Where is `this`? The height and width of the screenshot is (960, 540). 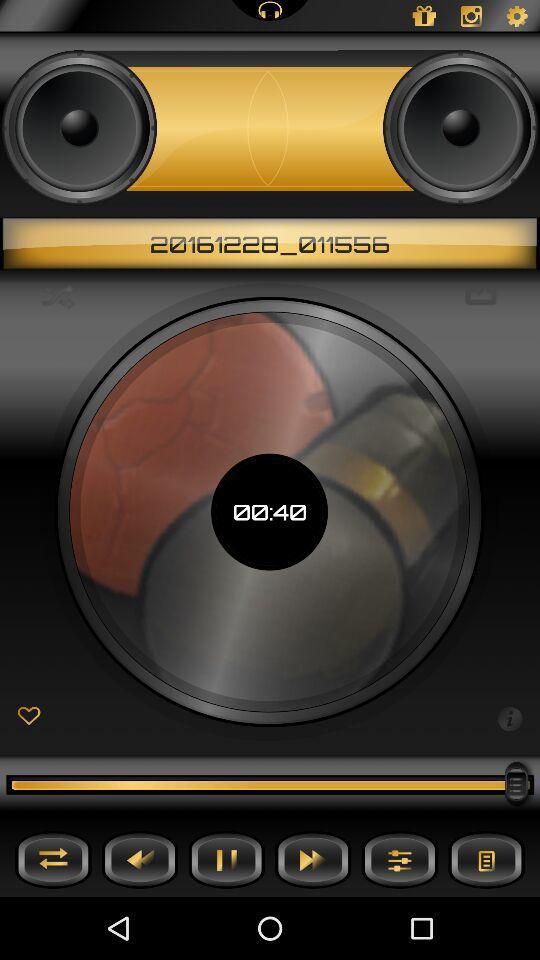 this is located at coordinates (28, 717).